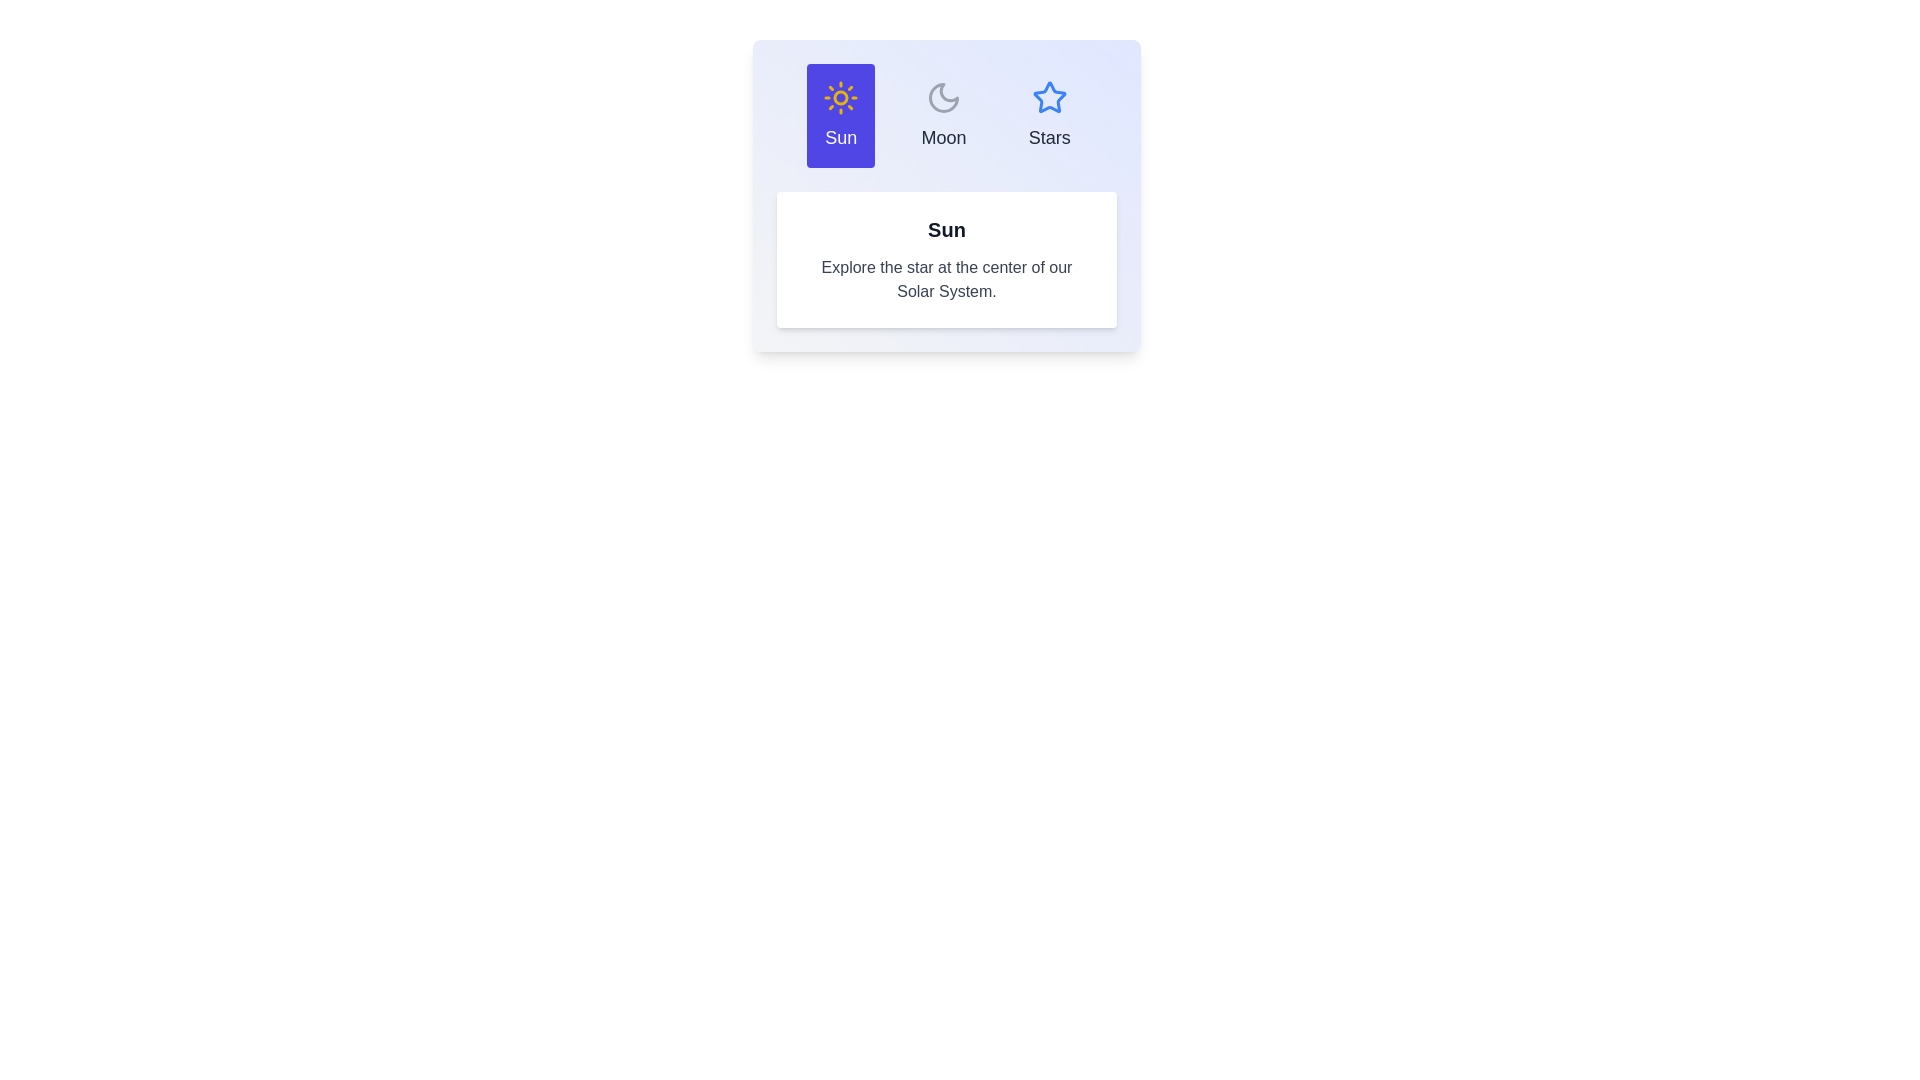  I want to click on the tab corresponding to Moon to view its associated information, so click(943, 115).